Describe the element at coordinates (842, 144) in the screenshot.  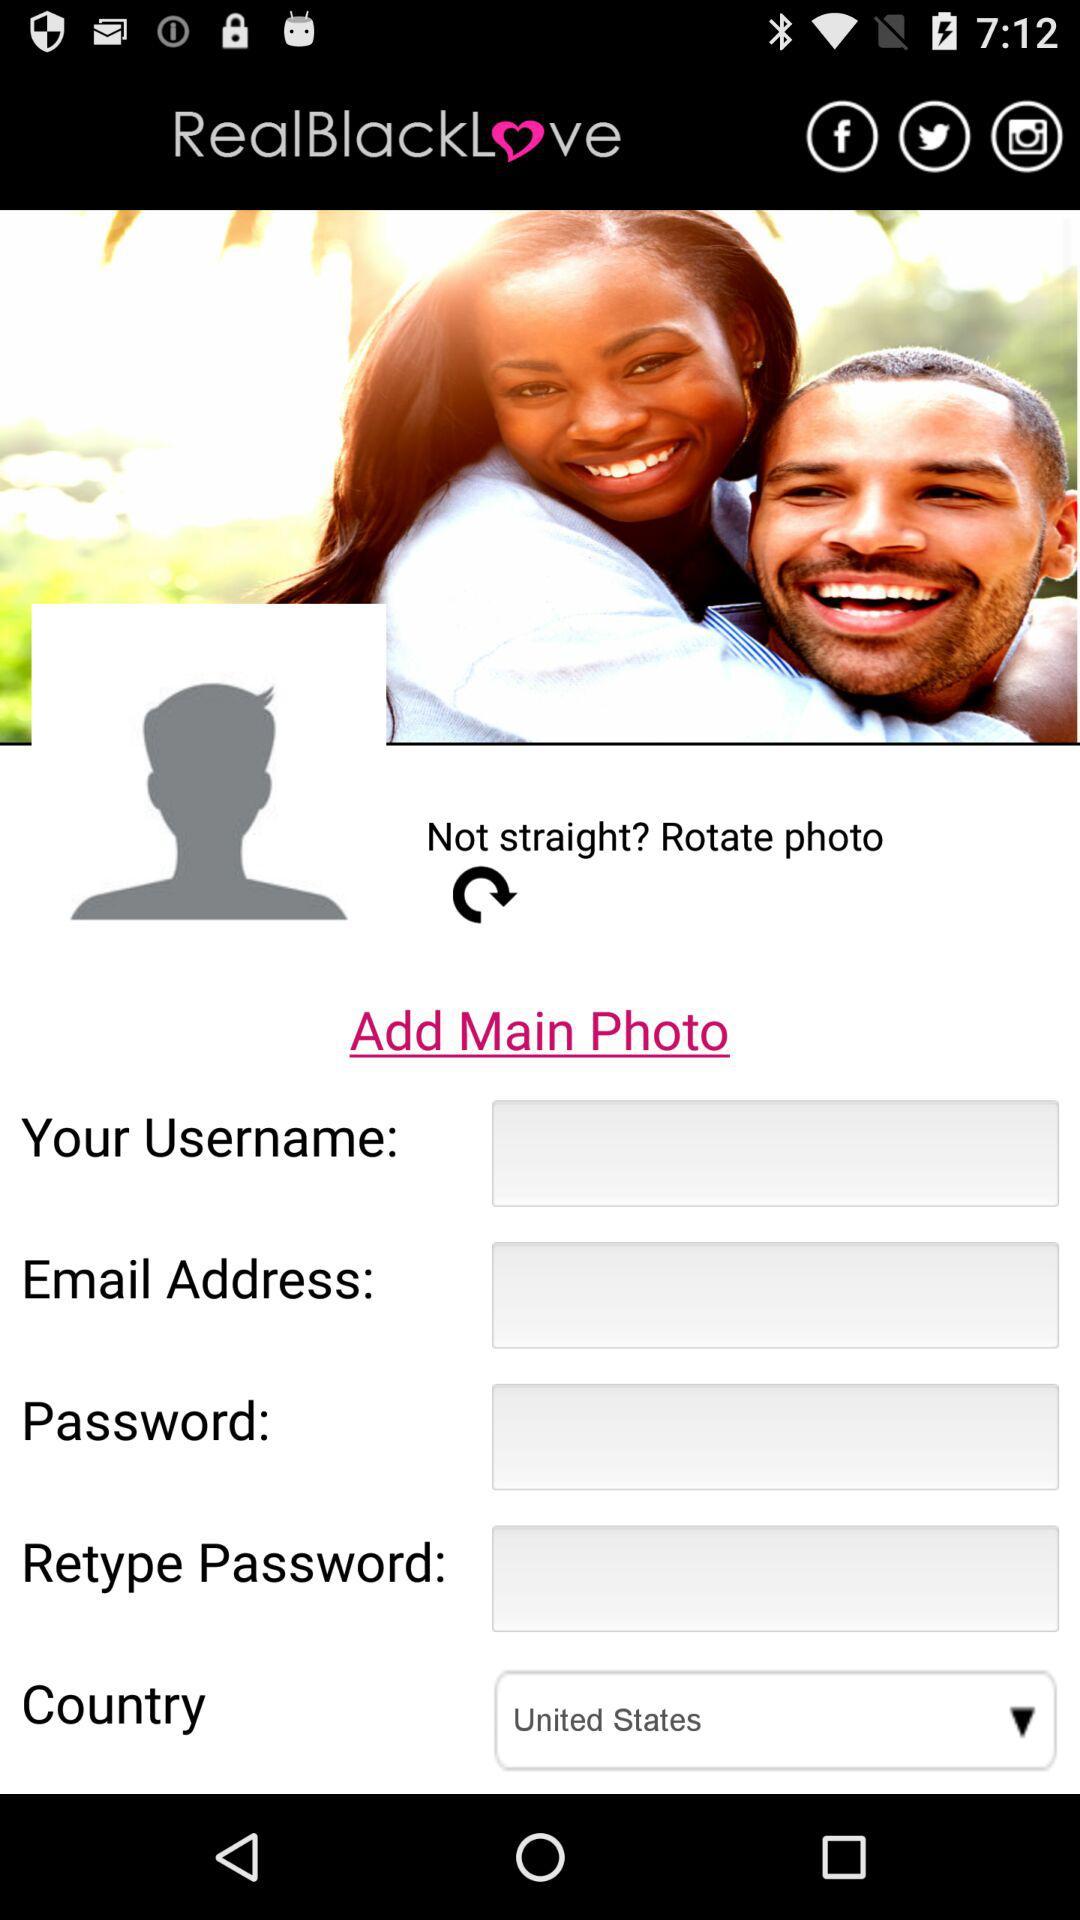
I see `the facebook icon` at that location.